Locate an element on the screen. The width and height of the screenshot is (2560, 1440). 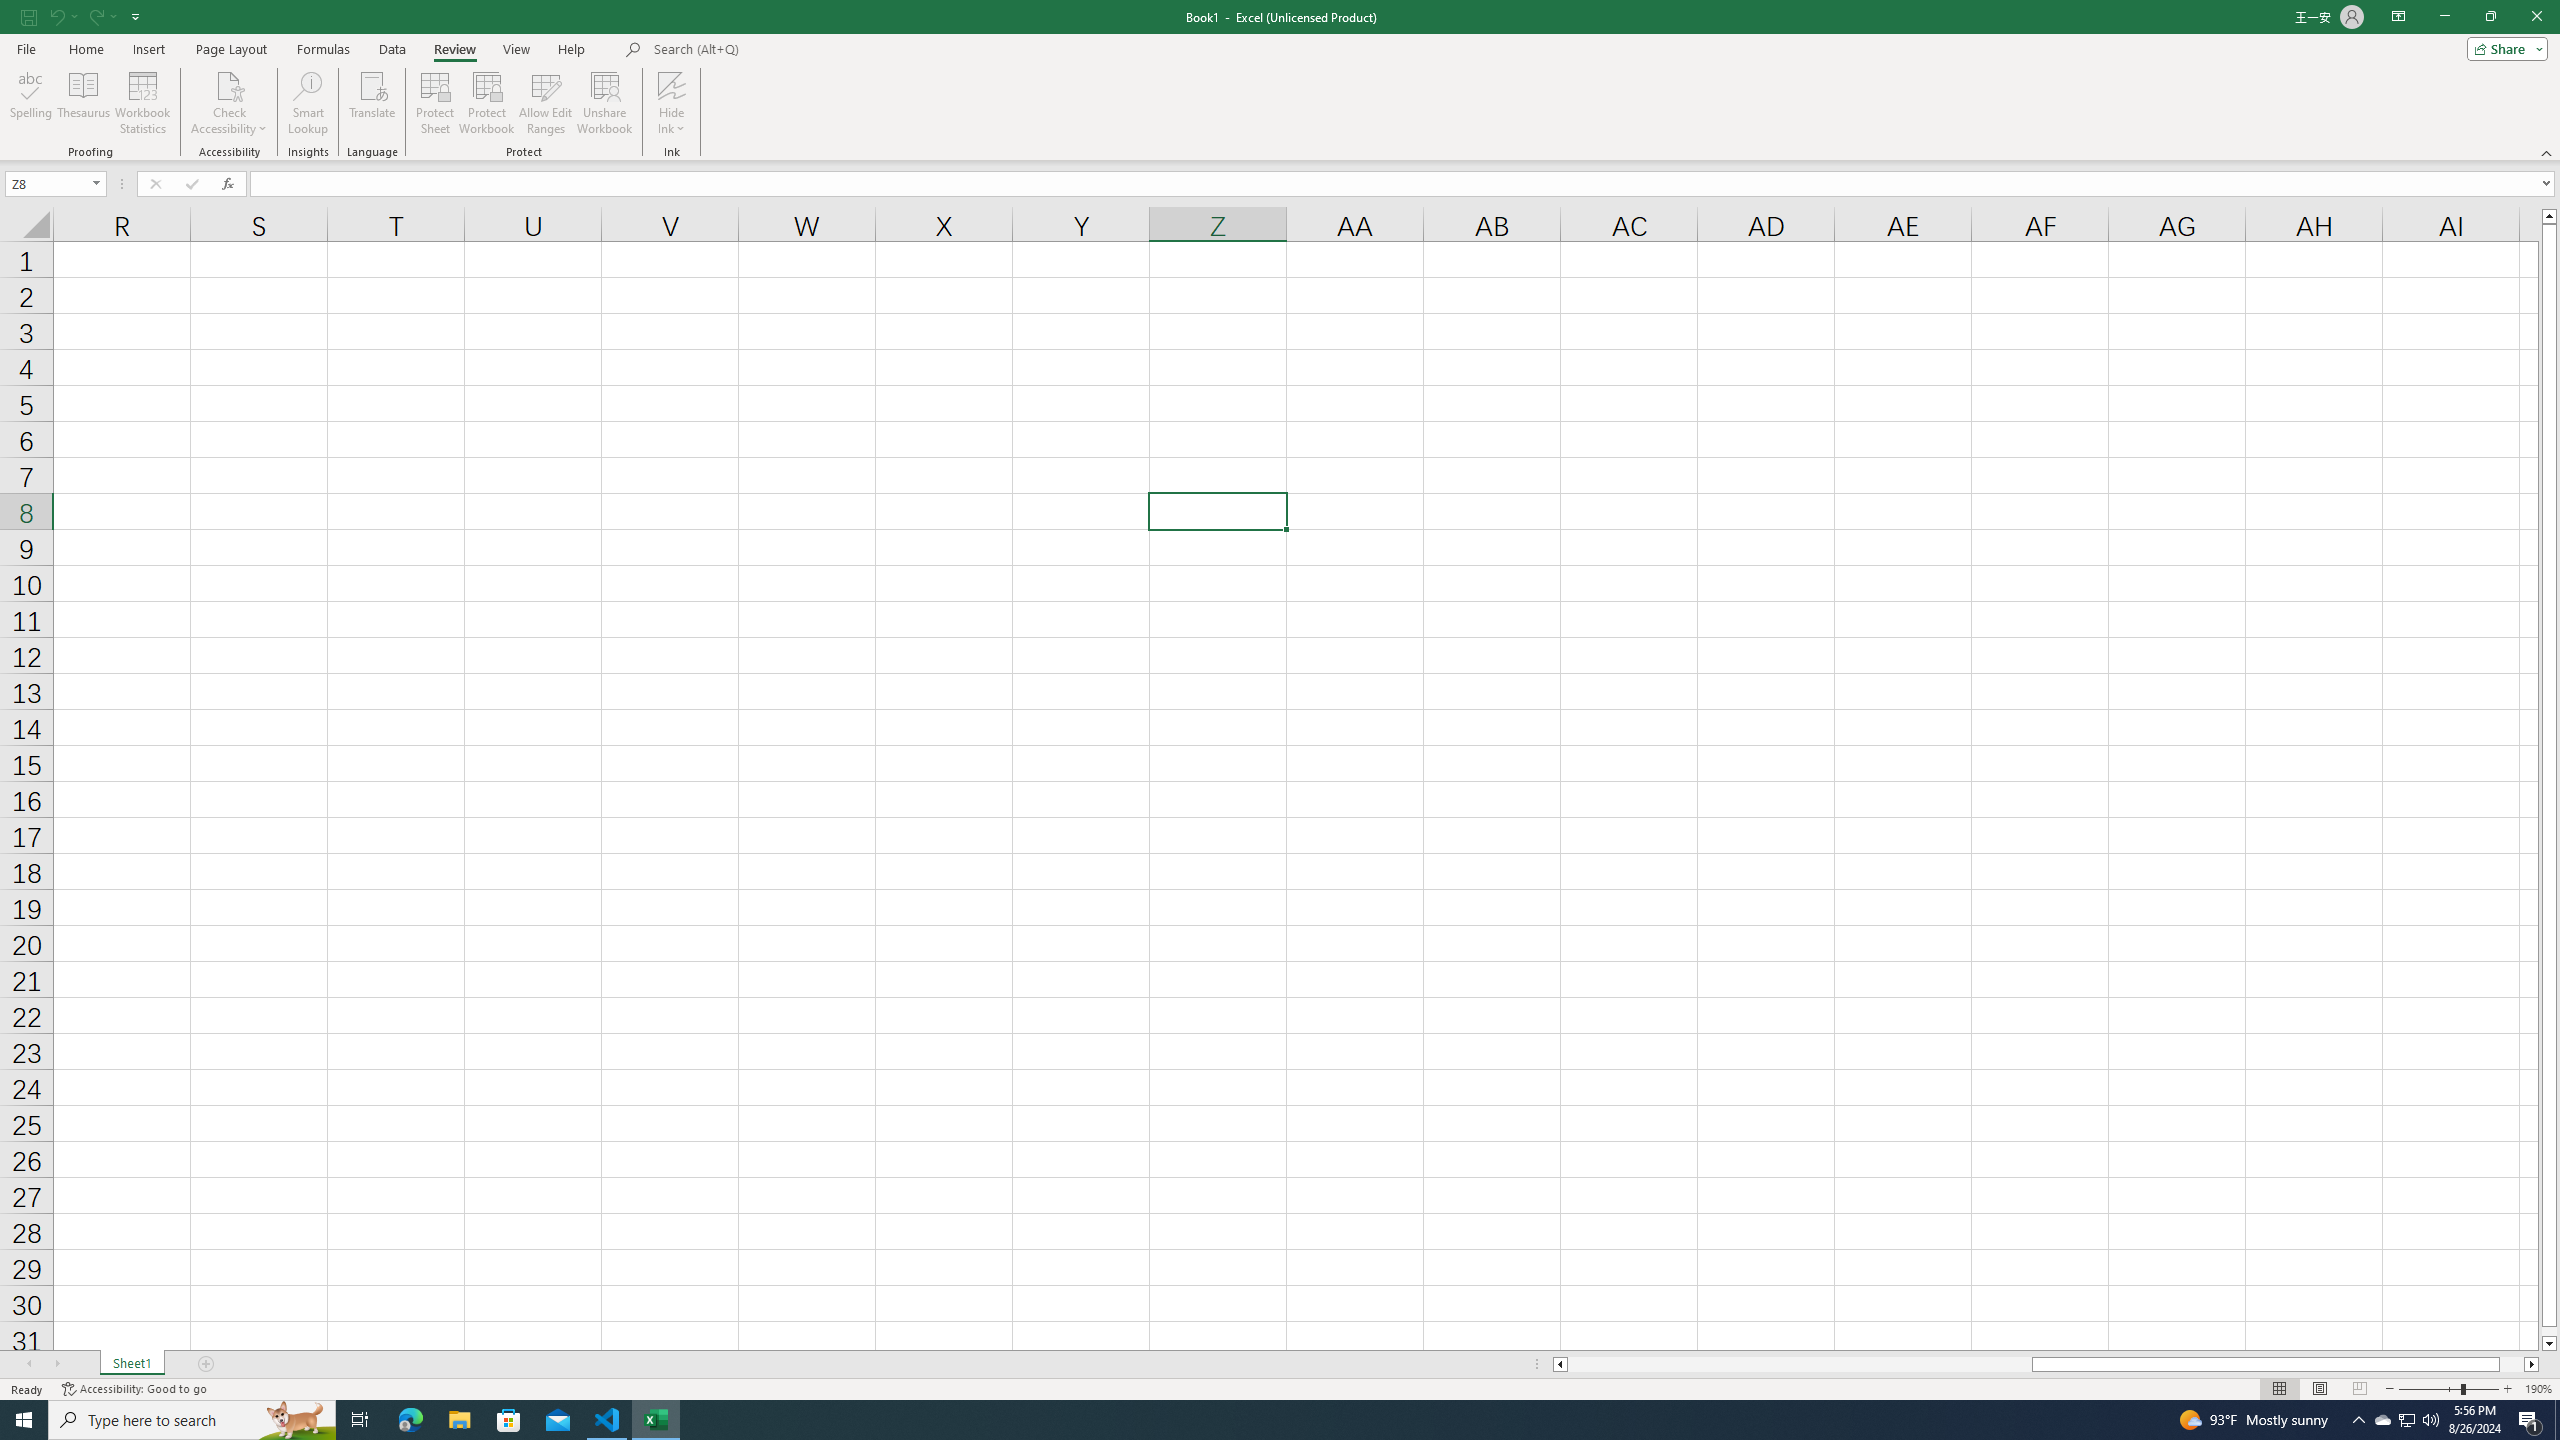
'Translate' is located at coordinates (371, 103).